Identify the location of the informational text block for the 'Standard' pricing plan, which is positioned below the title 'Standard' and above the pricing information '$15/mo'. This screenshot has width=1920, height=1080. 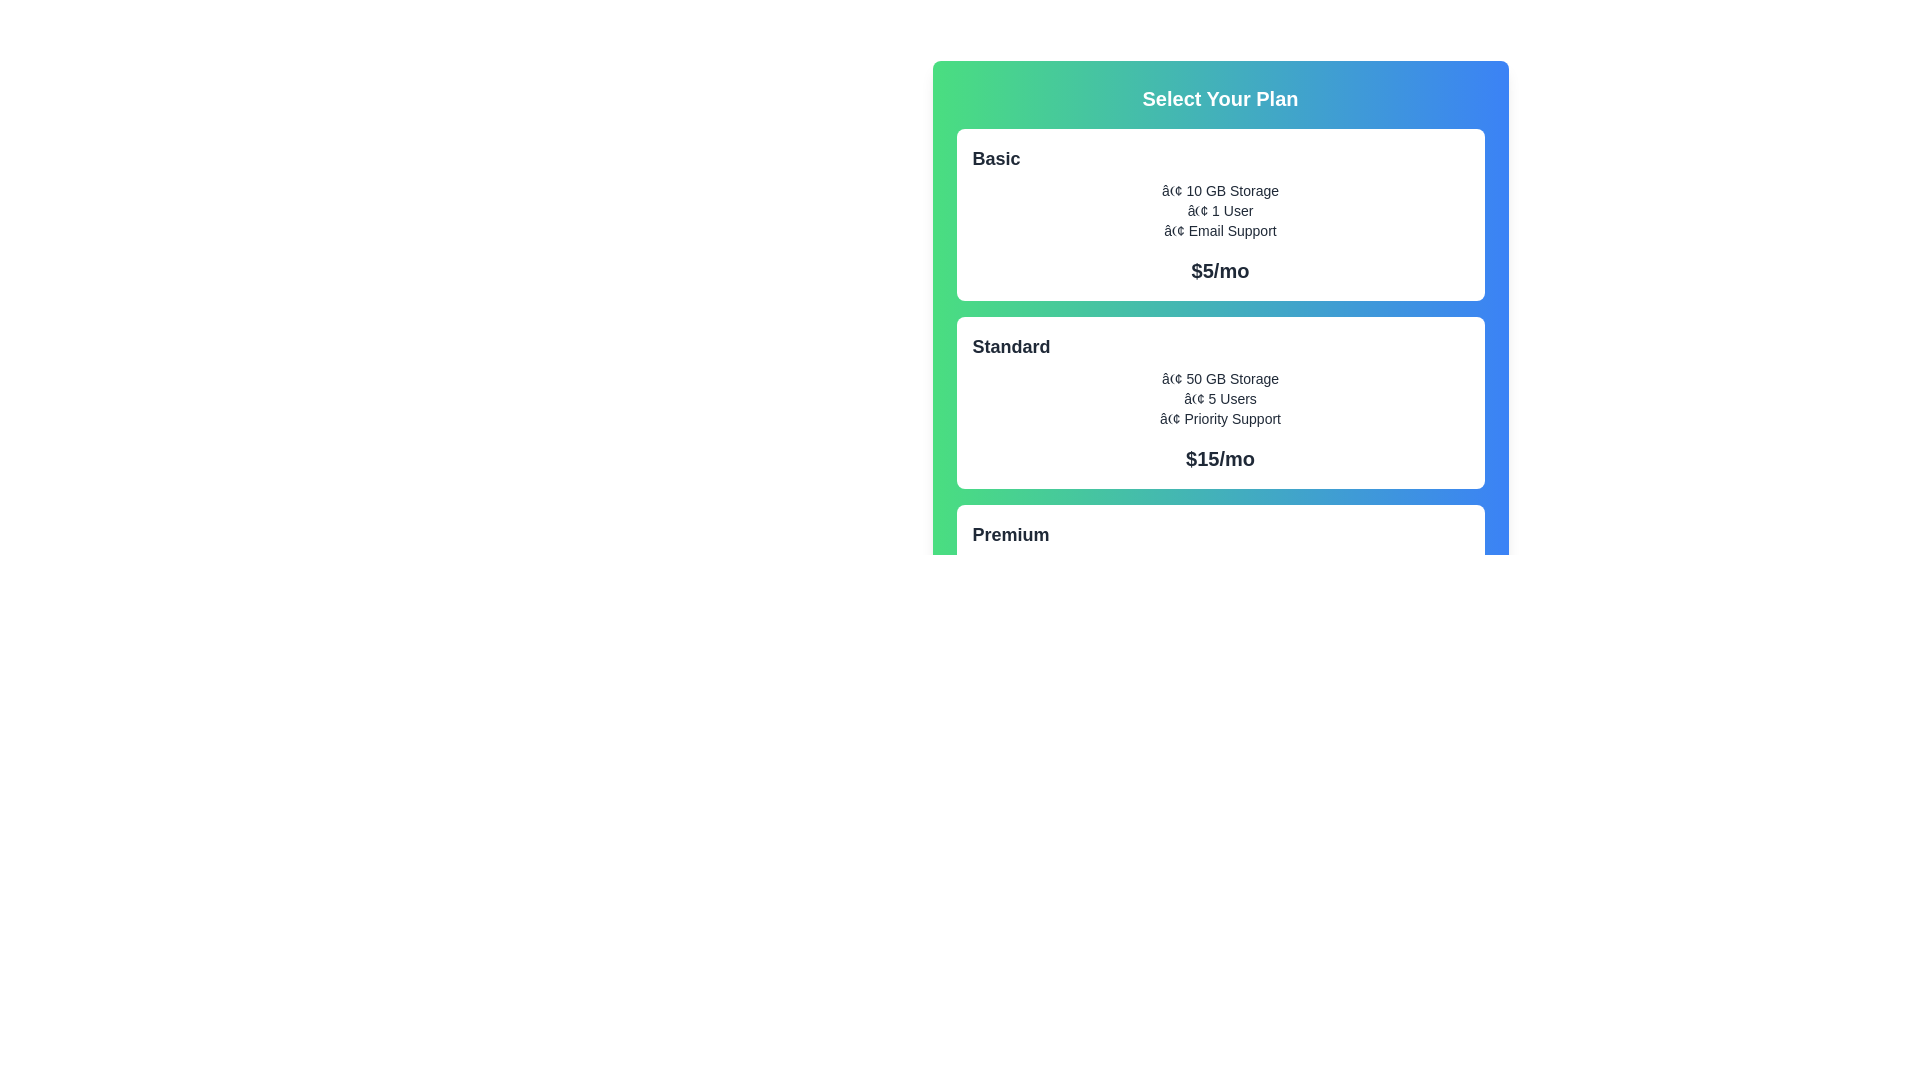
(1219, 398).